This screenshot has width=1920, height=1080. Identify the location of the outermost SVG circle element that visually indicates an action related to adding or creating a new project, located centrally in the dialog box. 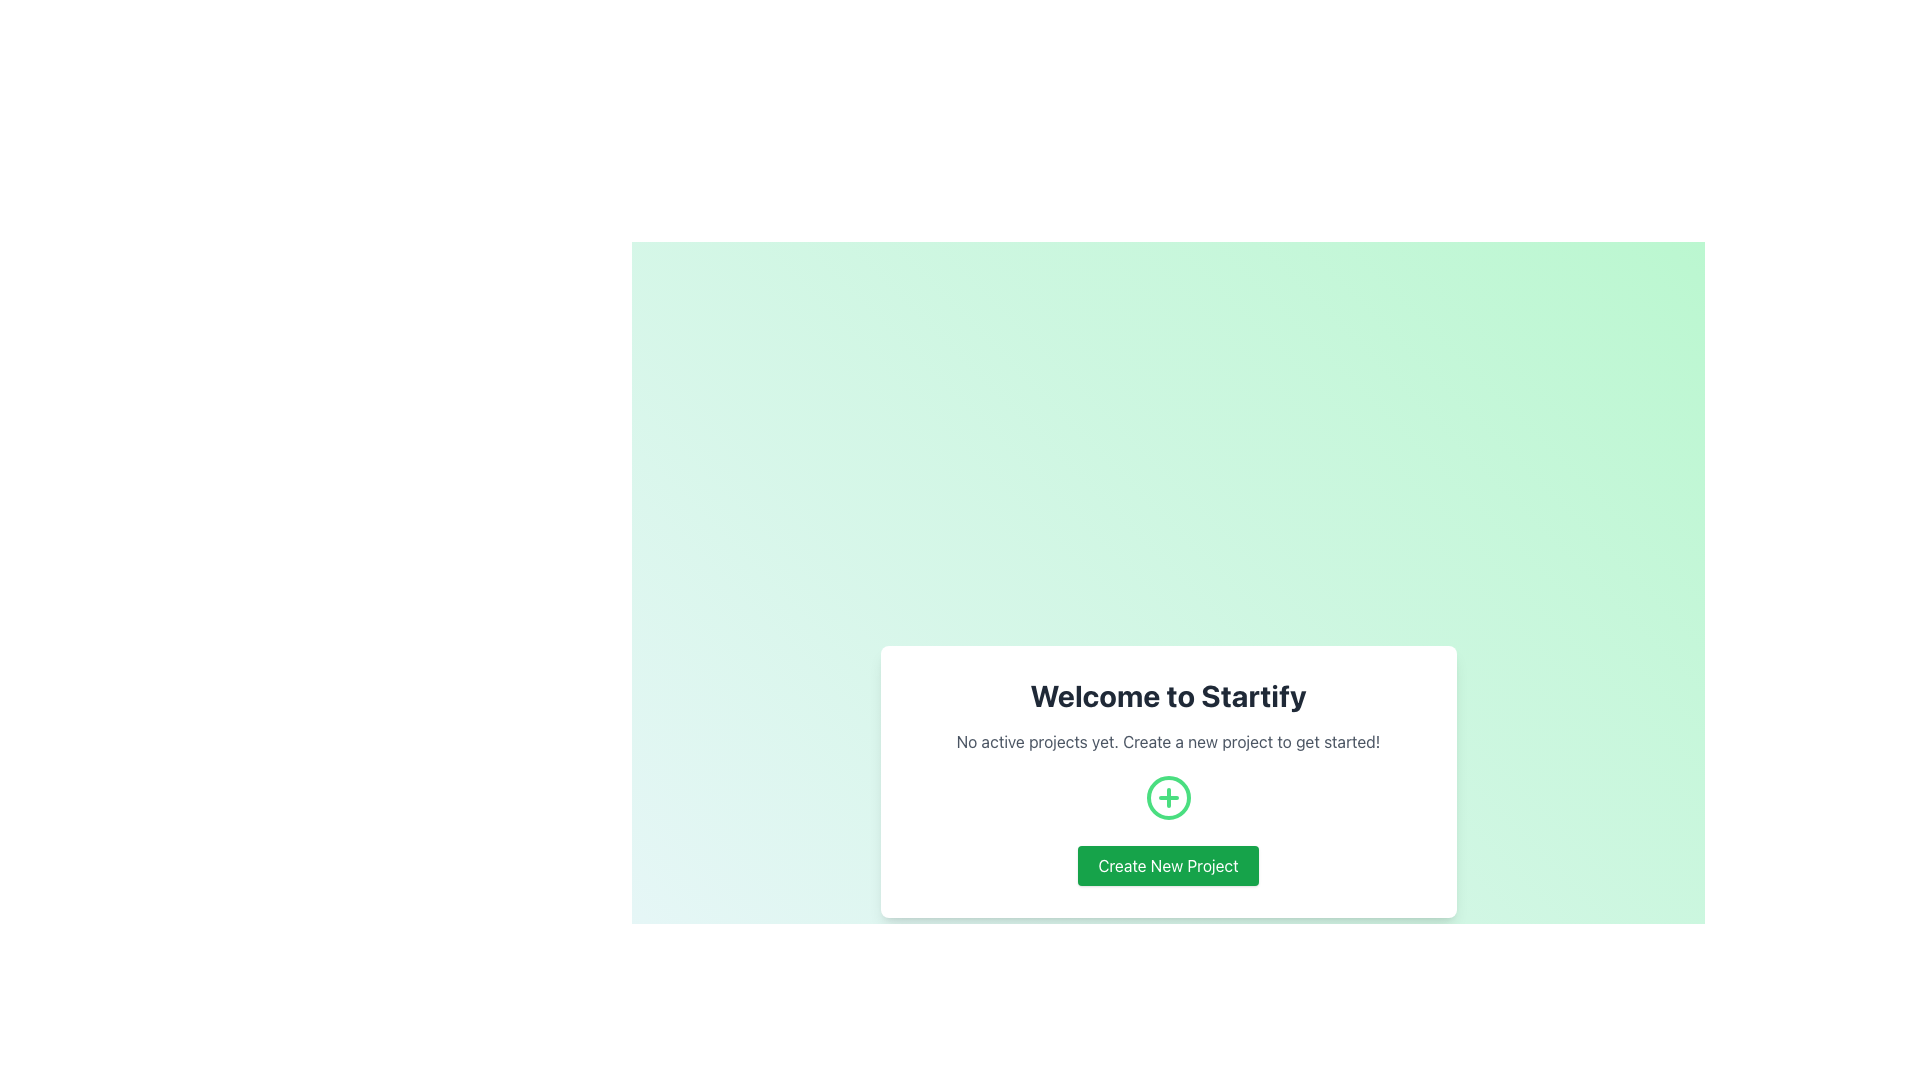
(1168, 797).